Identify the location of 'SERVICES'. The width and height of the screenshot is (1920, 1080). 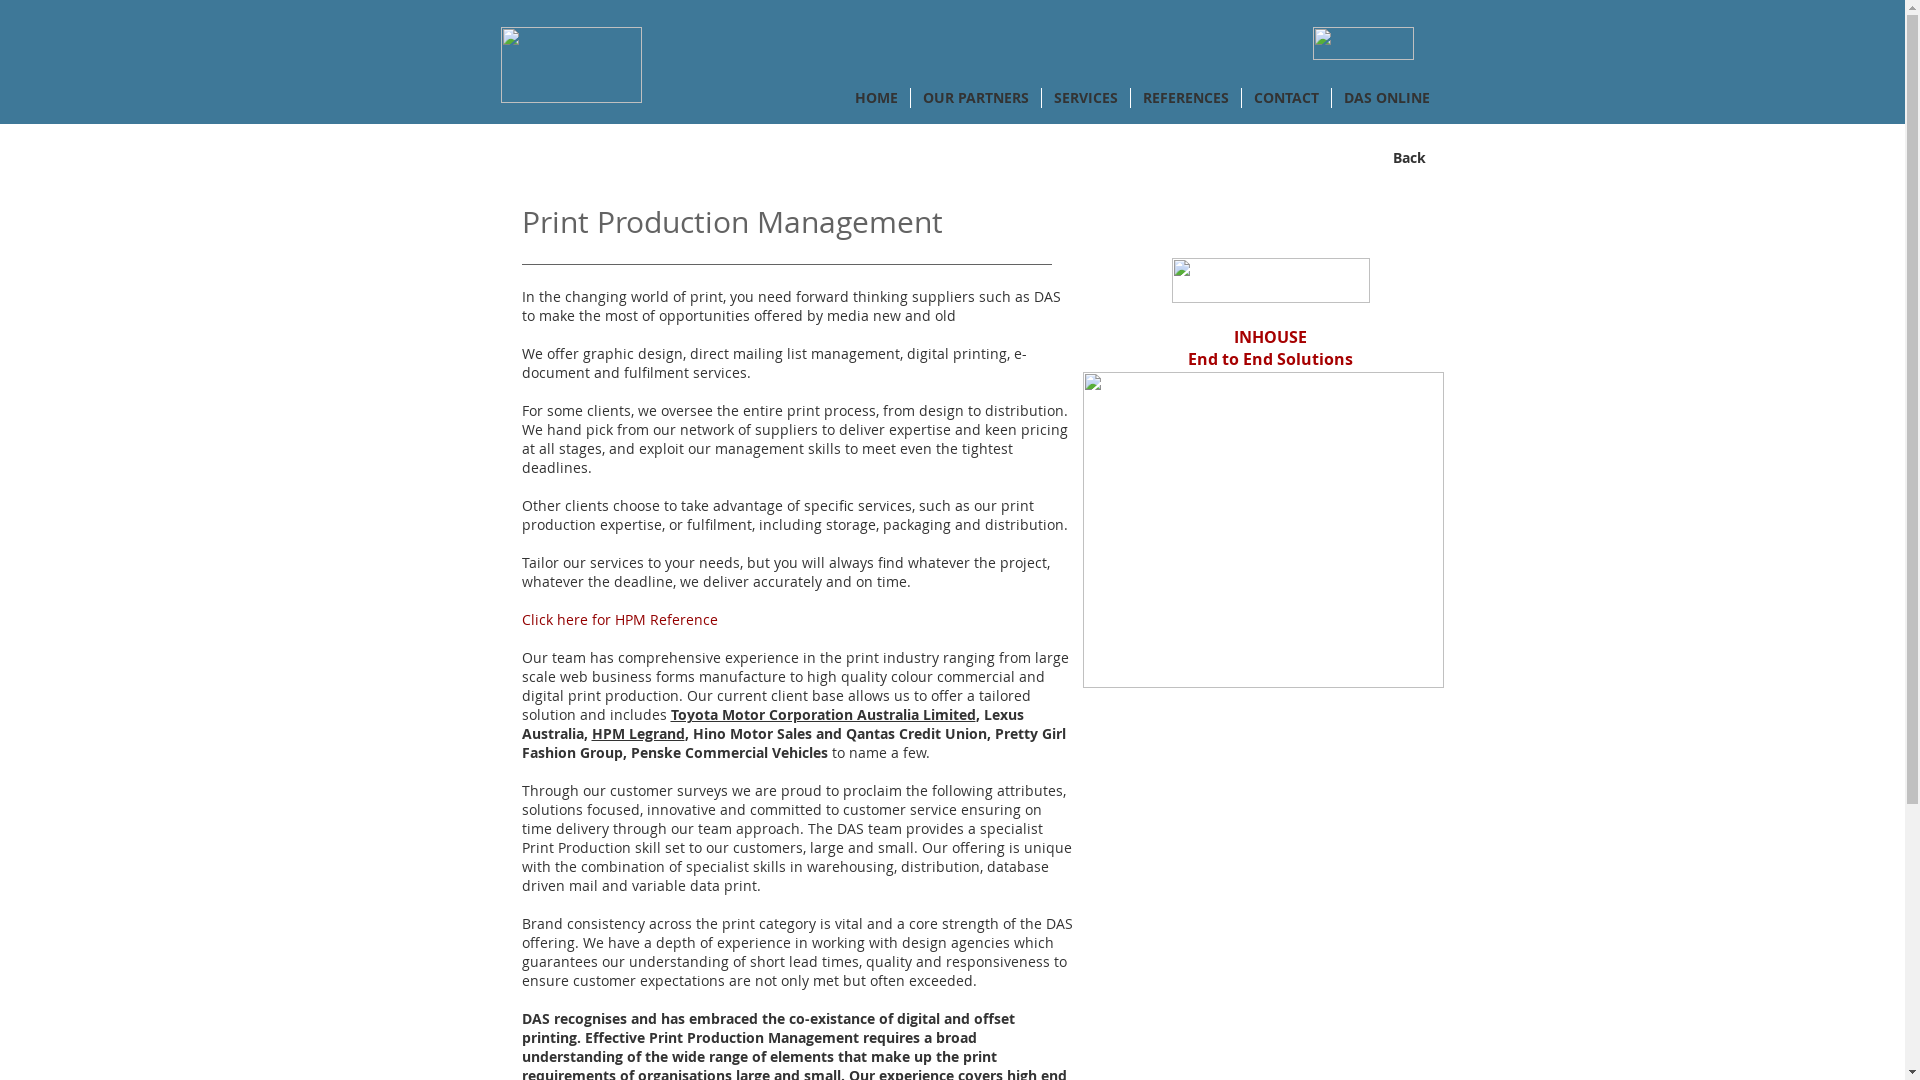
(1084, 97).